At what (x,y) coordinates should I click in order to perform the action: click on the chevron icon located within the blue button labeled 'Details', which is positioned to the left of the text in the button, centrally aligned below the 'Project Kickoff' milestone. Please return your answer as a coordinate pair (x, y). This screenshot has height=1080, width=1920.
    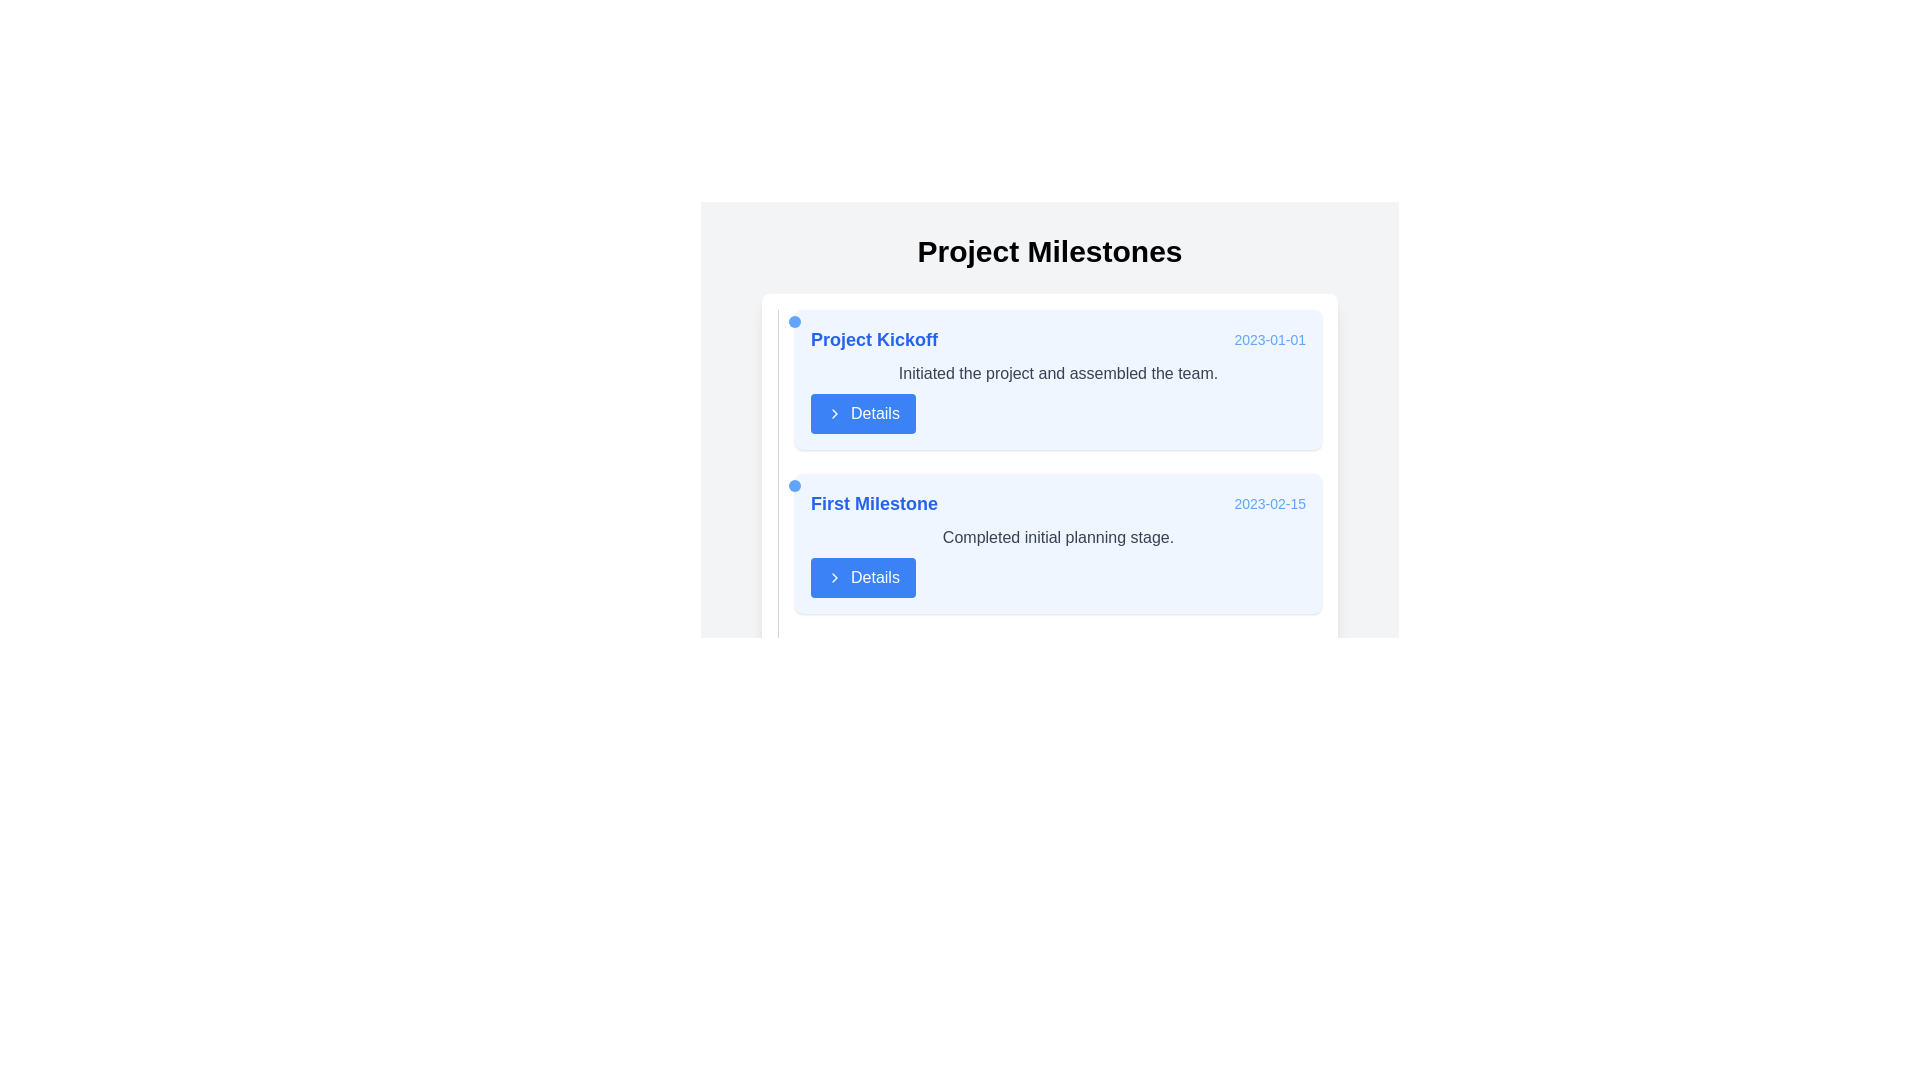
    Looking at the image, I should click on (835, 412).